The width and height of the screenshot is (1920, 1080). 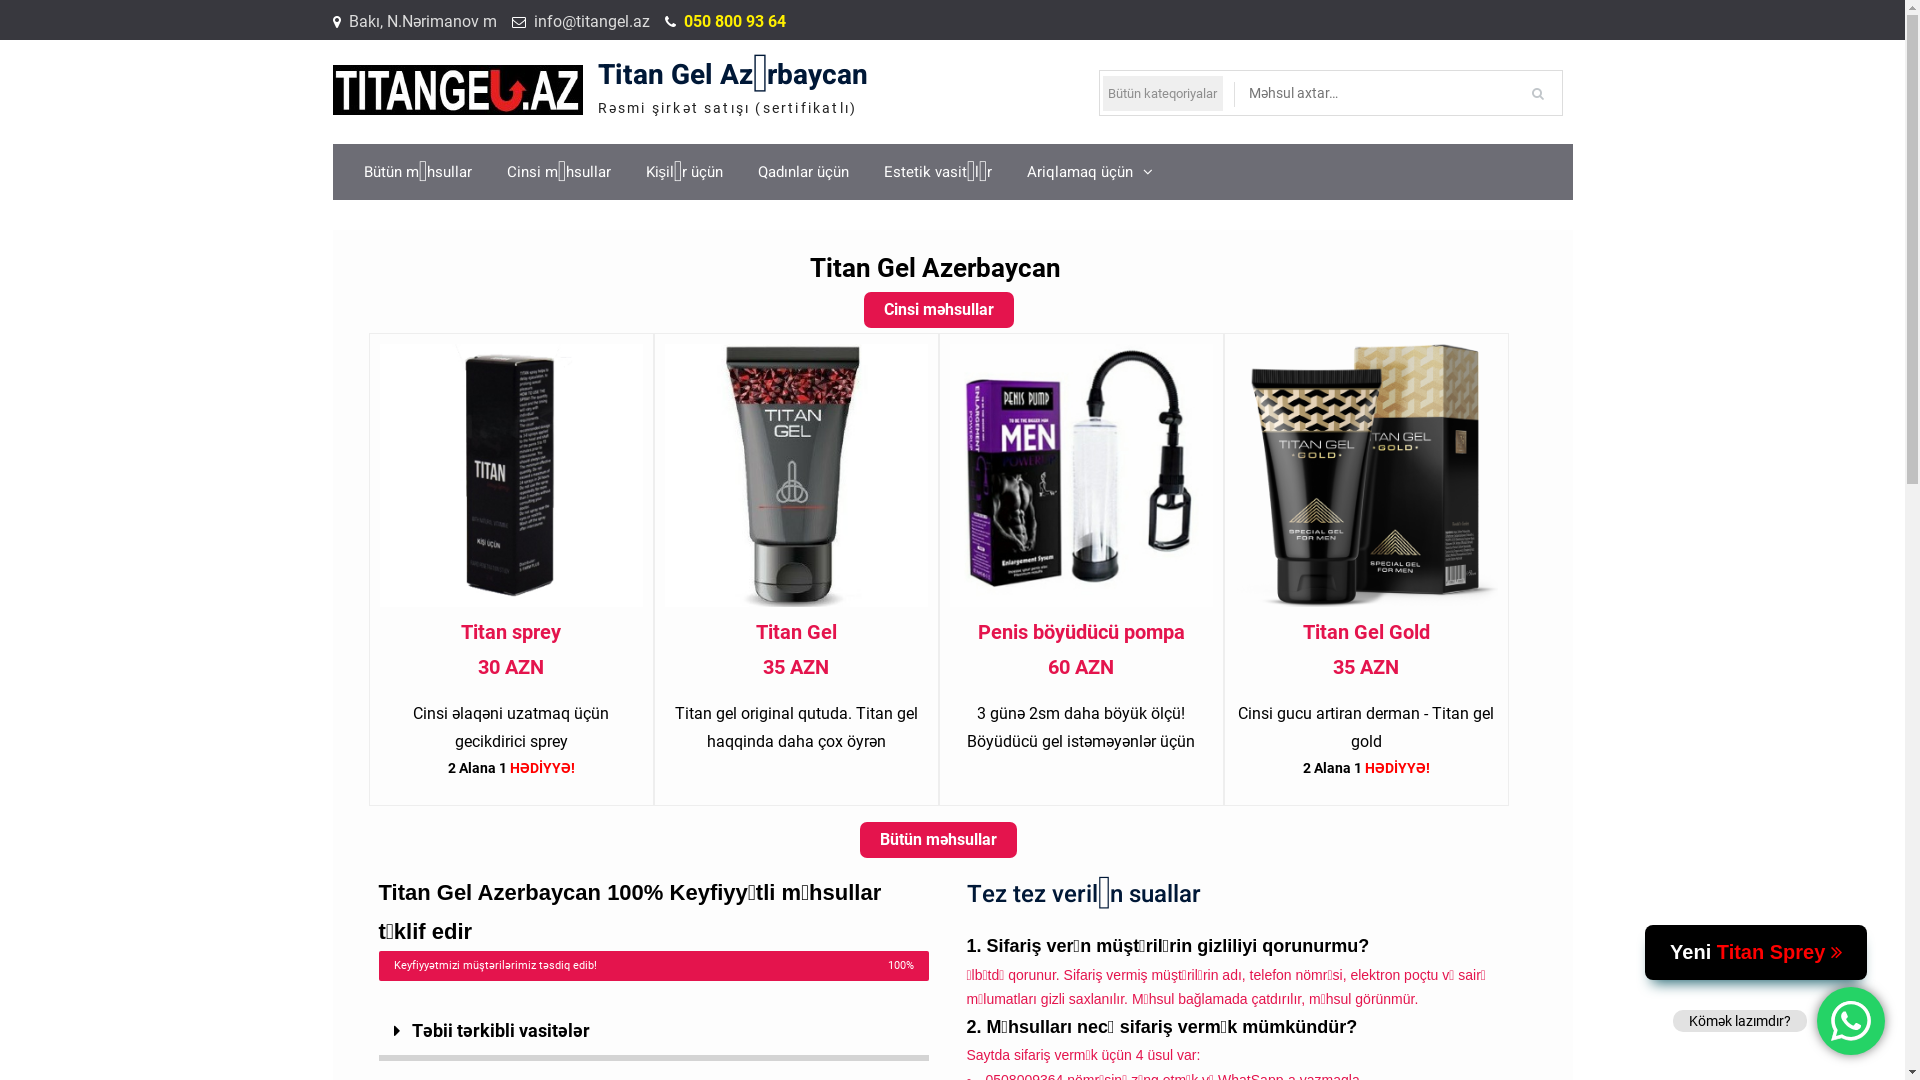 What do you see at coordinates (590, 22) in the screenshot?
I see `'info@titangel.az'` at bounding box center [590, 22].